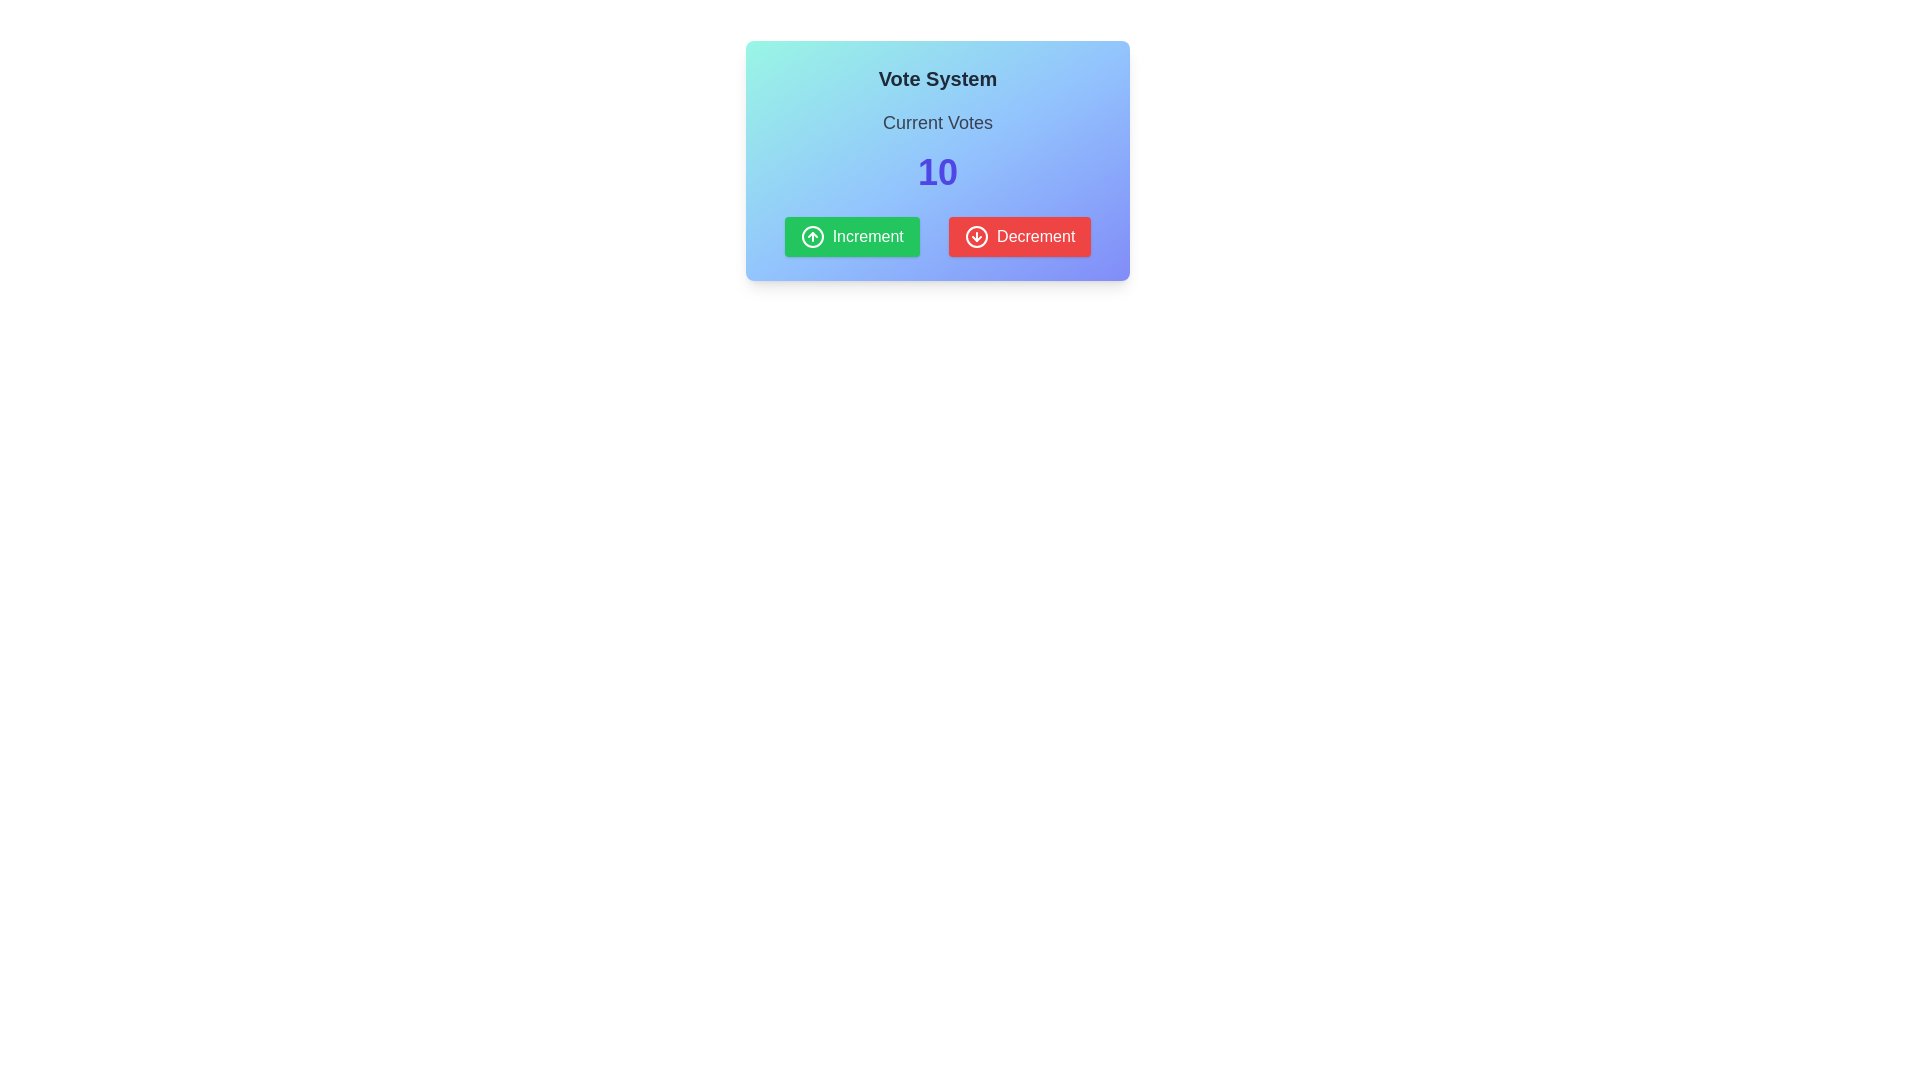 Image resolution: width=1920 pixels, height=1080 pixels. Describe the element at coordinates (812, 235) in the screenshot. I see `the SVG circle element that serves as a stylistic background for the increment action, located within the circle-arrow-up icon` at that location.